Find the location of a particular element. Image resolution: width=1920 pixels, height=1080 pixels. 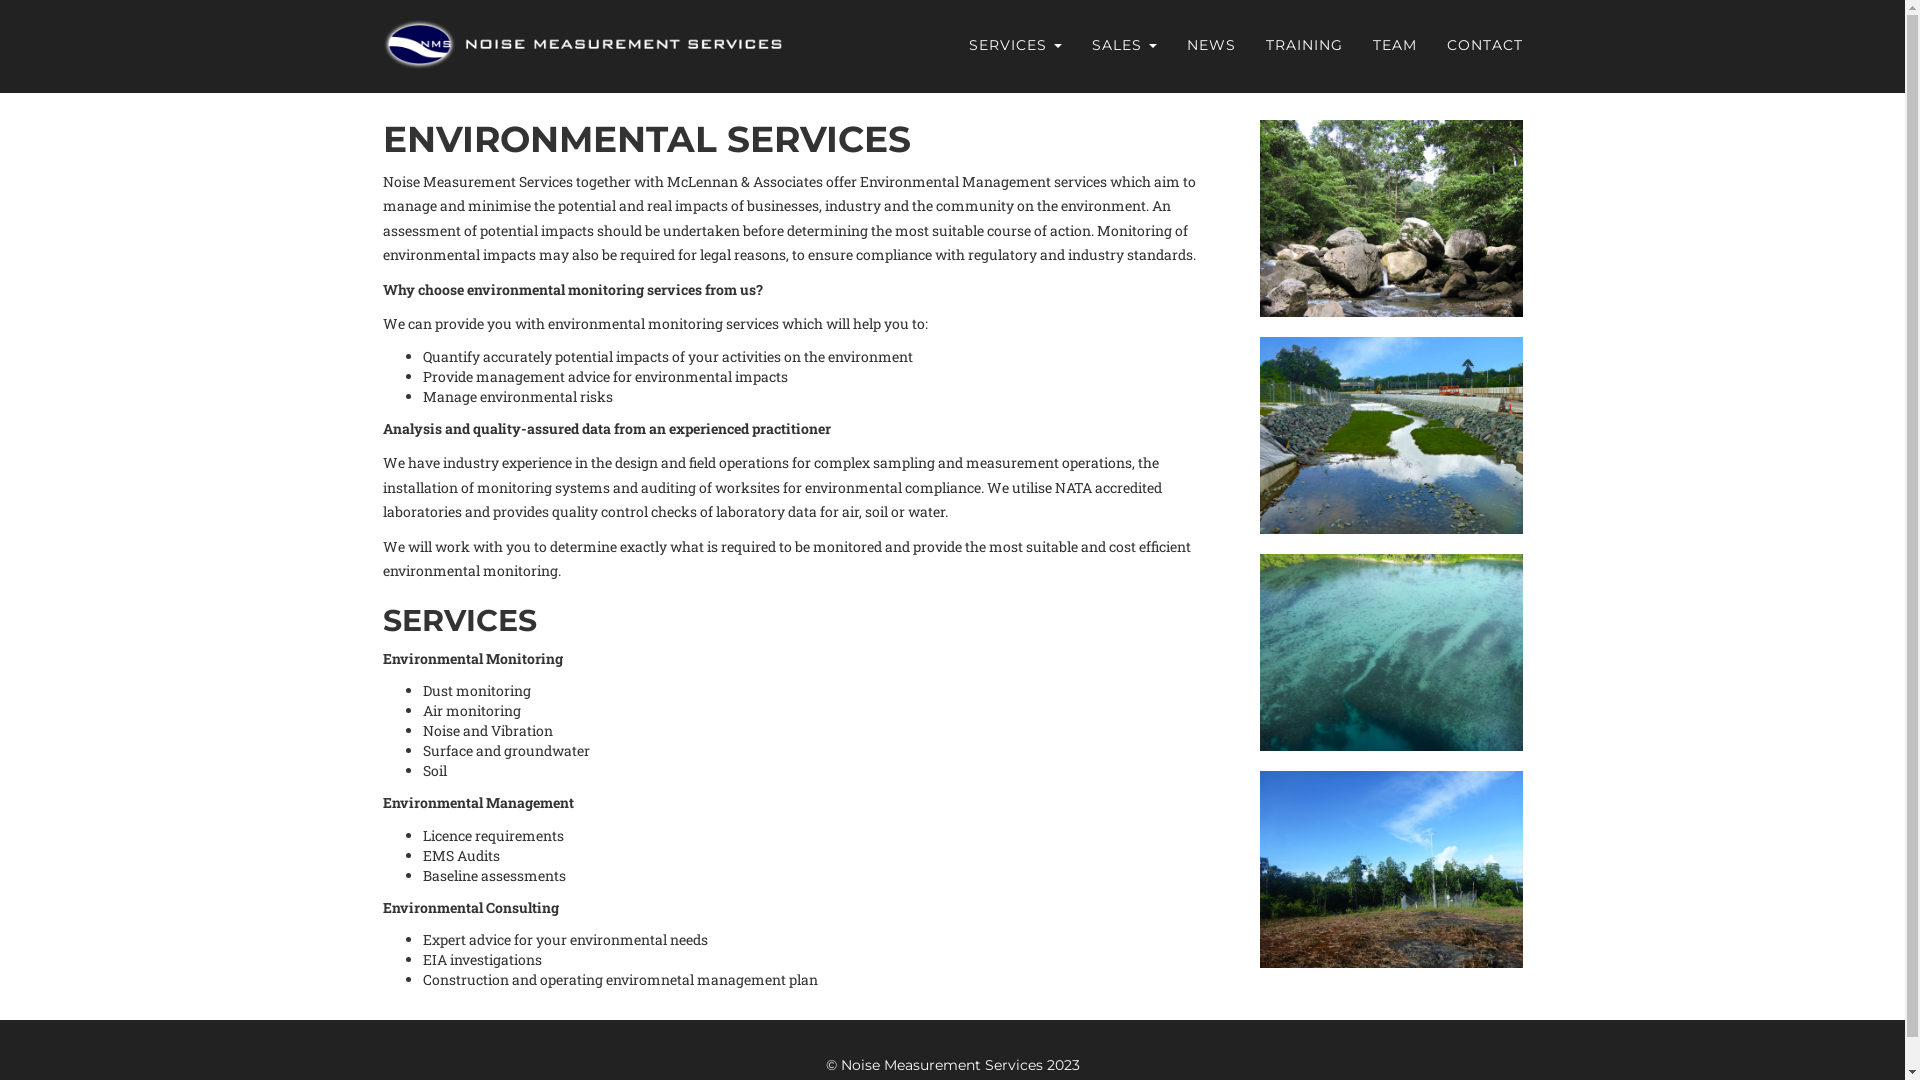

'SALES' is located at coordinates (1074, 45).